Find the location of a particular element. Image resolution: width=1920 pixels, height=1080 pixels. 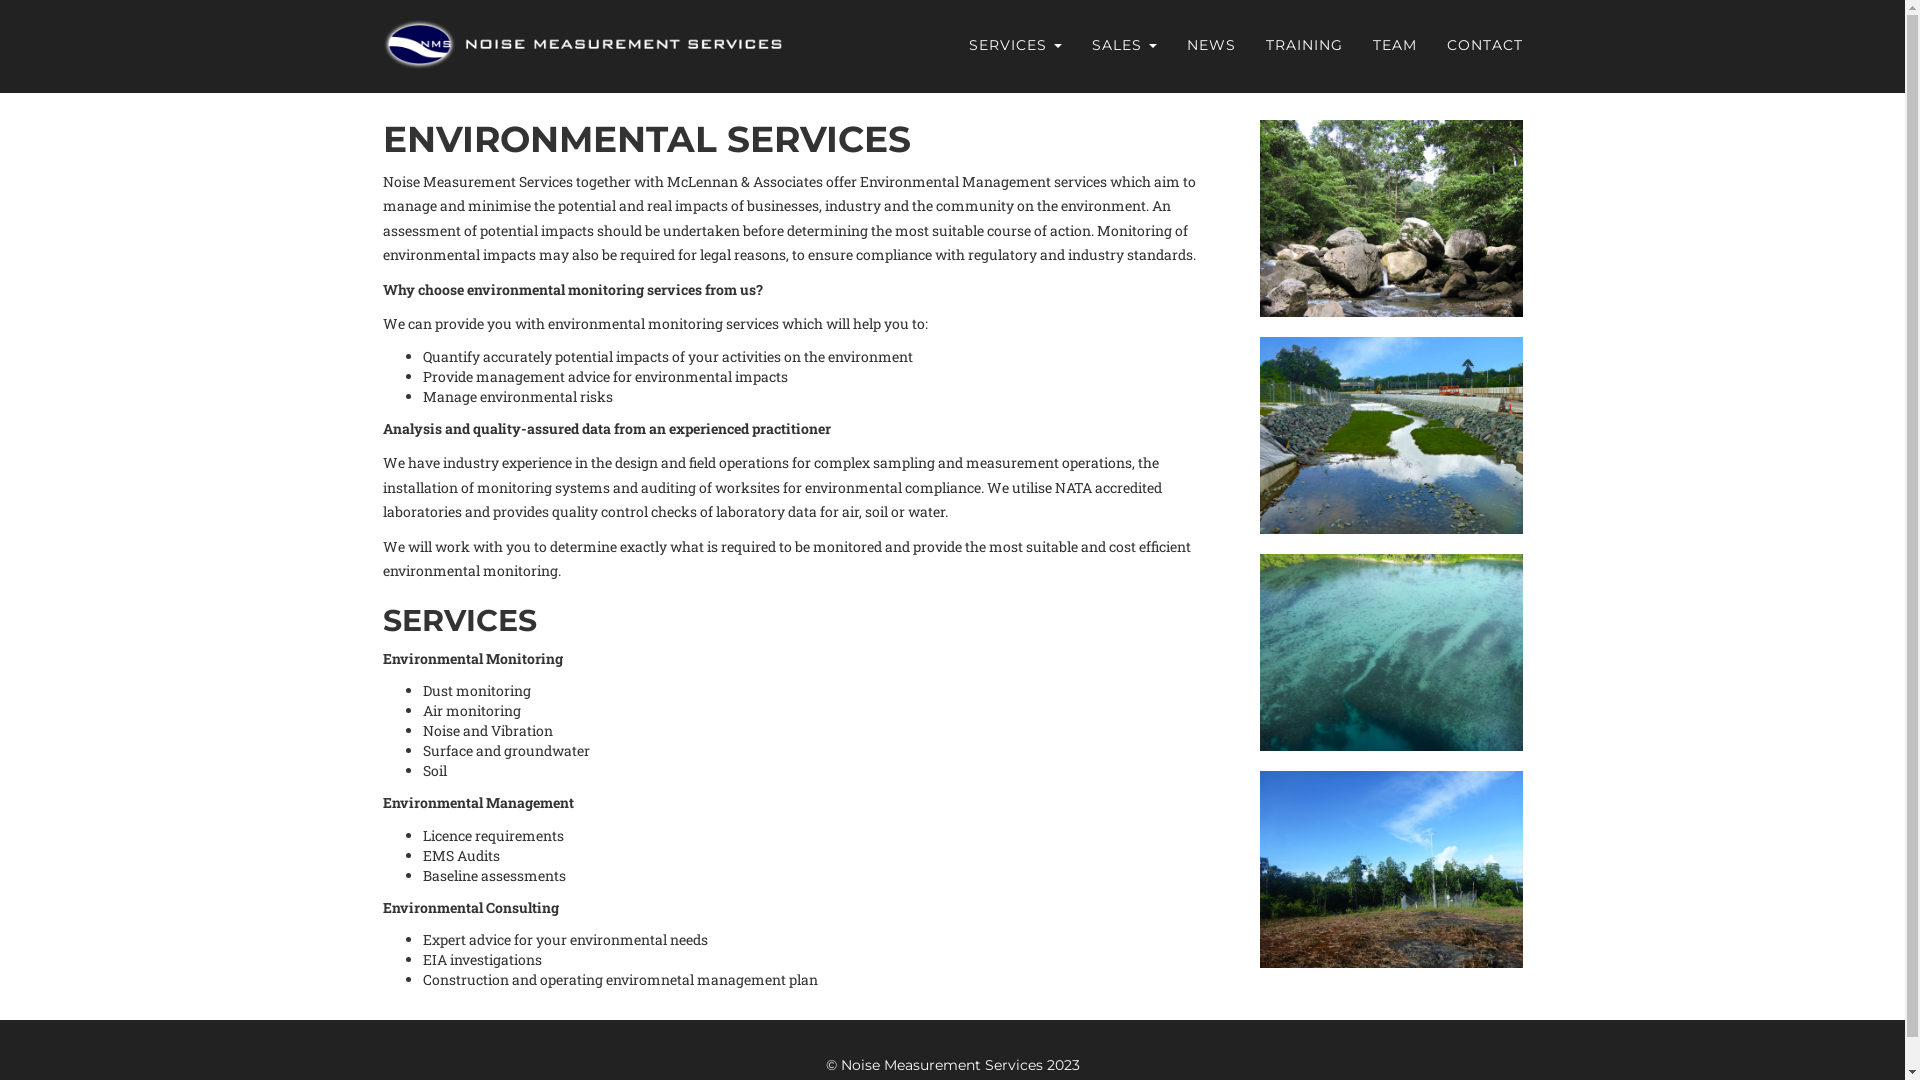

'SALES' is located at coordinates (1074, 45).